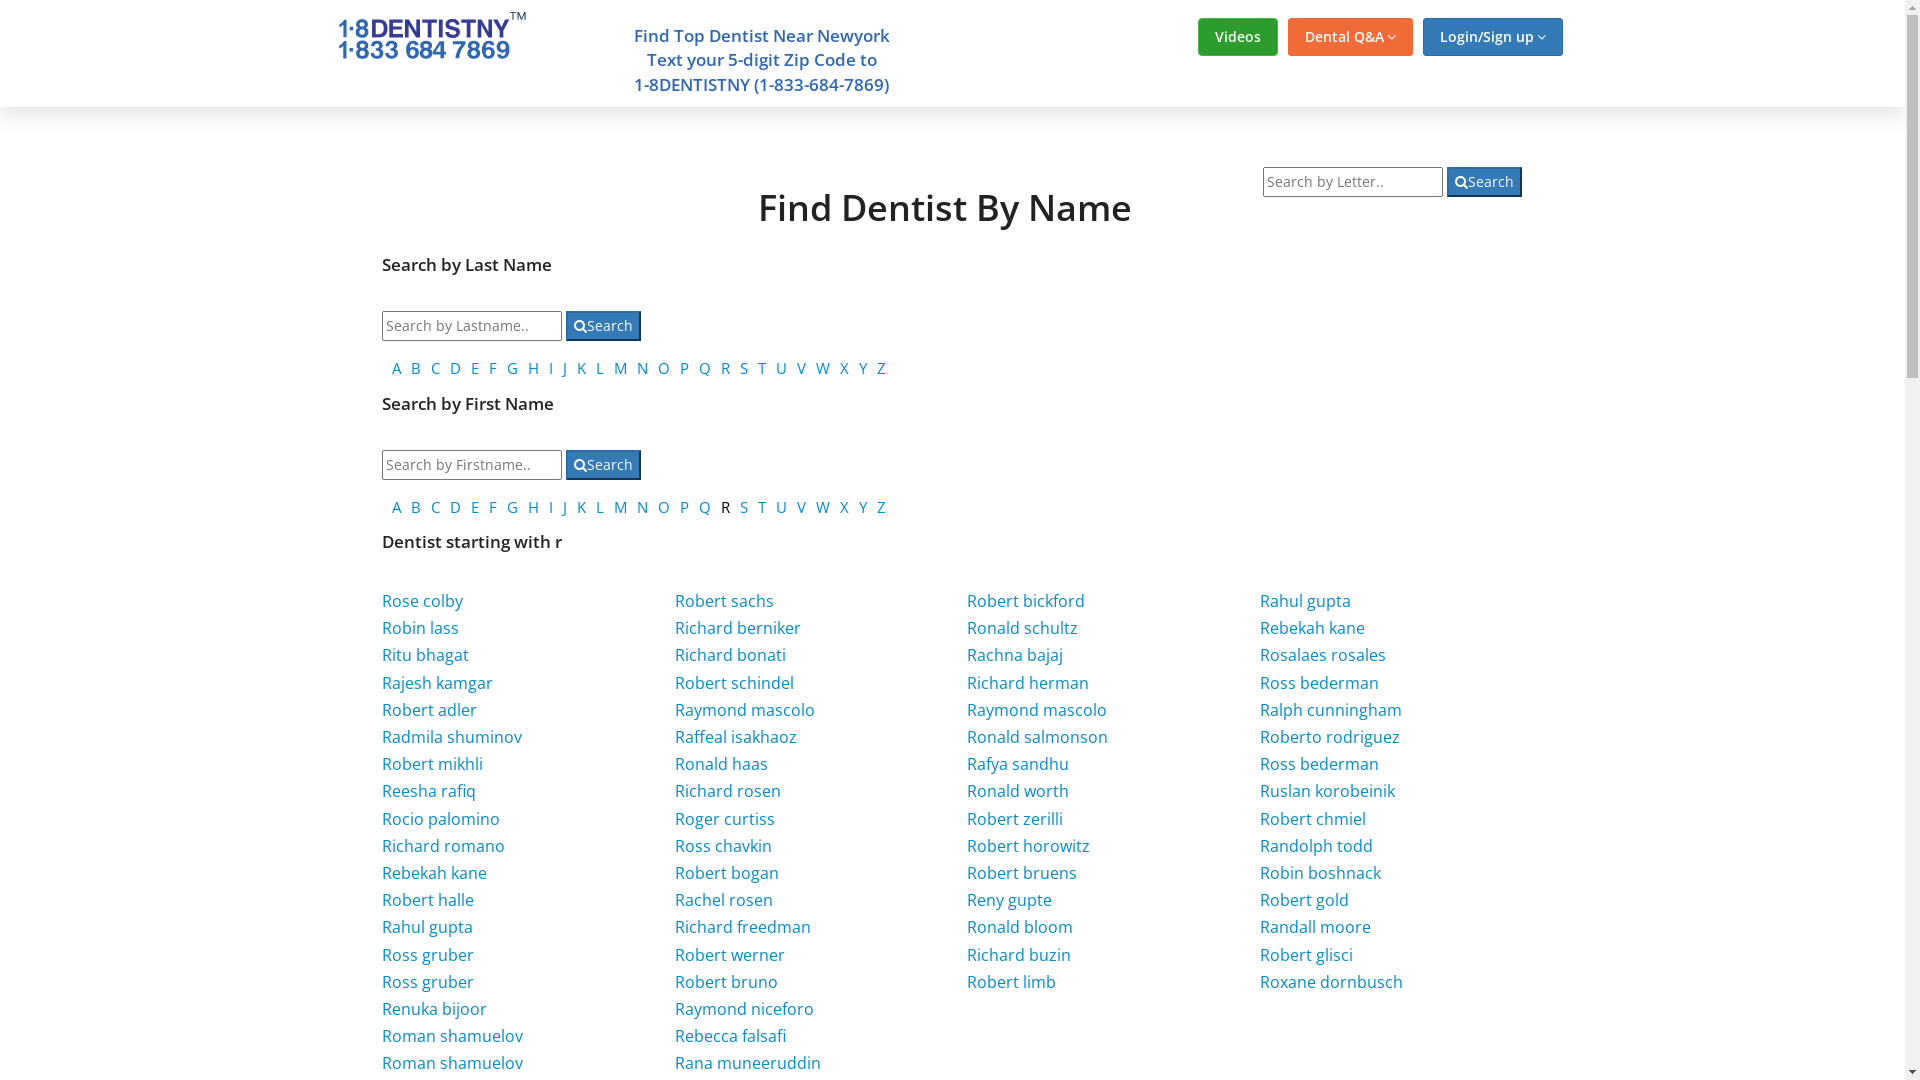 This screenshot has width=1920, height=1080. I want to click on 'Richard bonati', so click(729, 655).